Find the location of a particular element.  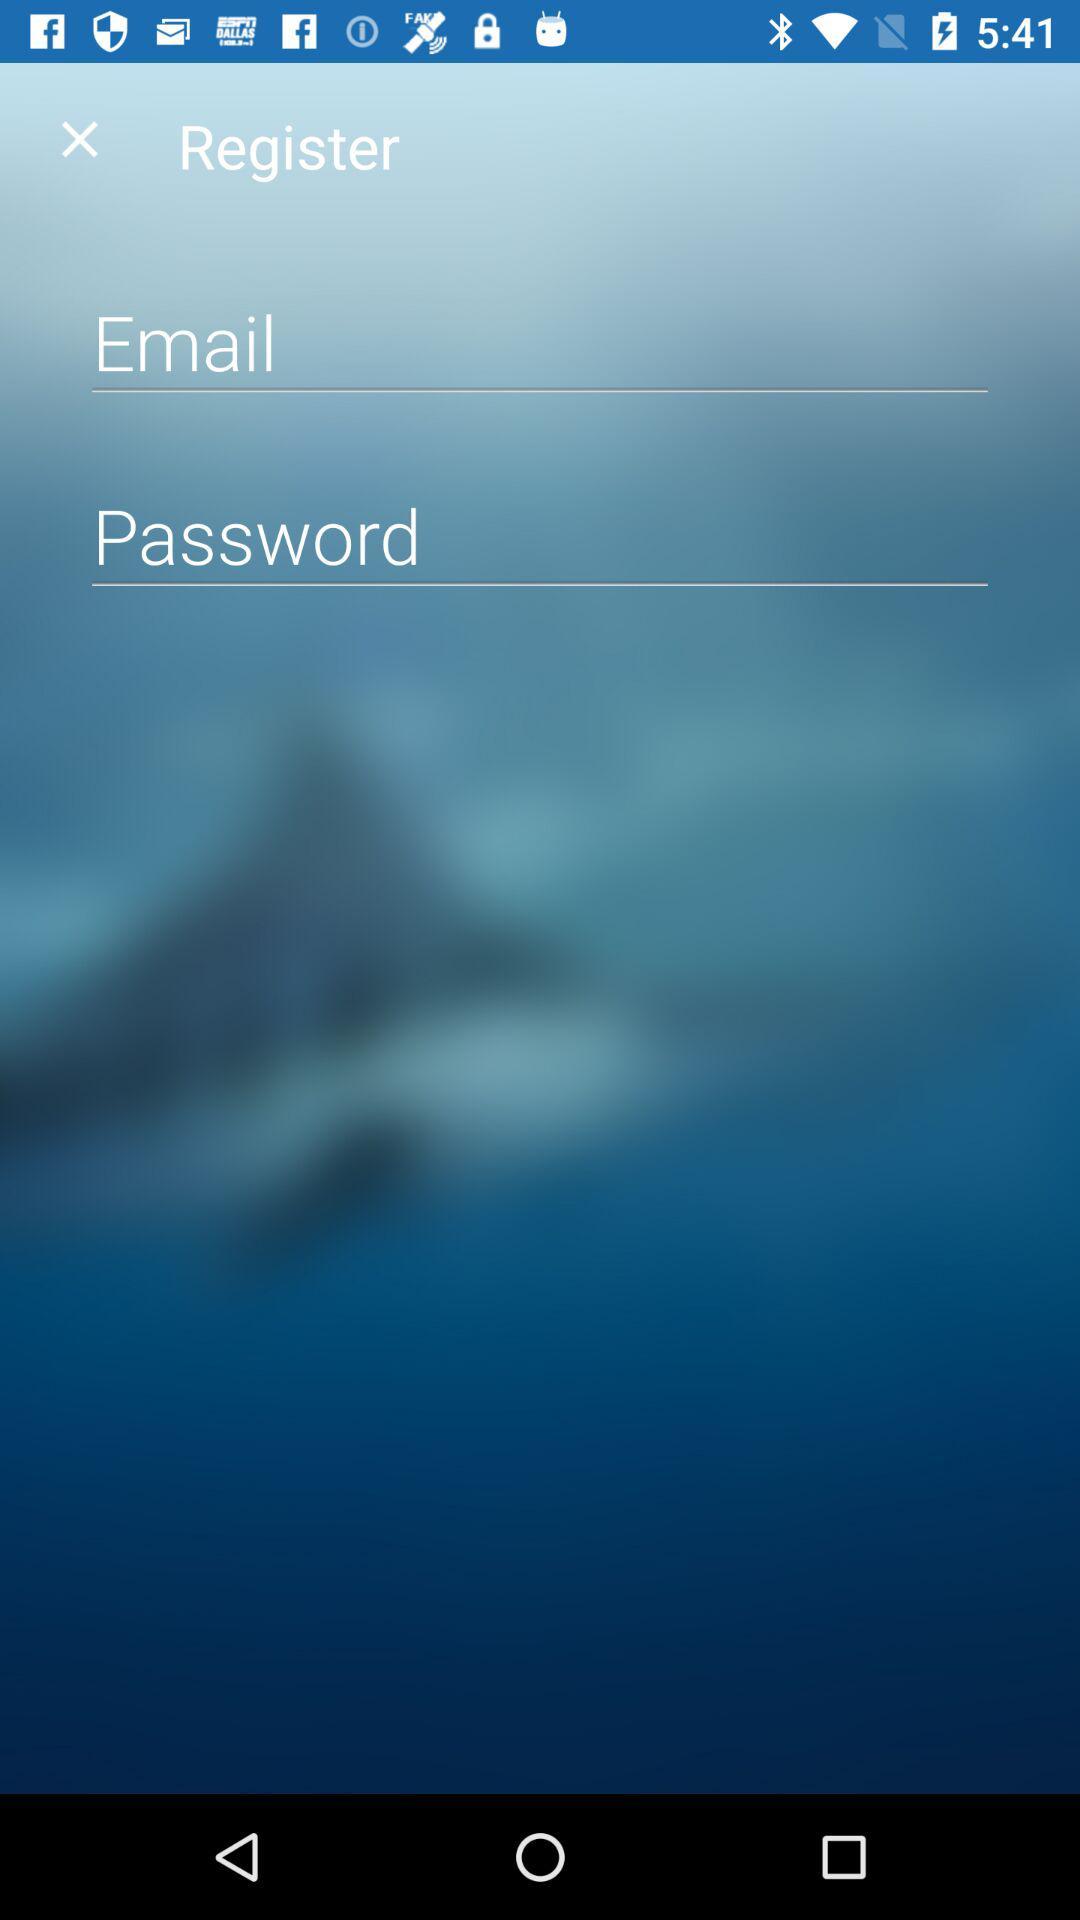

an email is located at coordinates (540, 341).